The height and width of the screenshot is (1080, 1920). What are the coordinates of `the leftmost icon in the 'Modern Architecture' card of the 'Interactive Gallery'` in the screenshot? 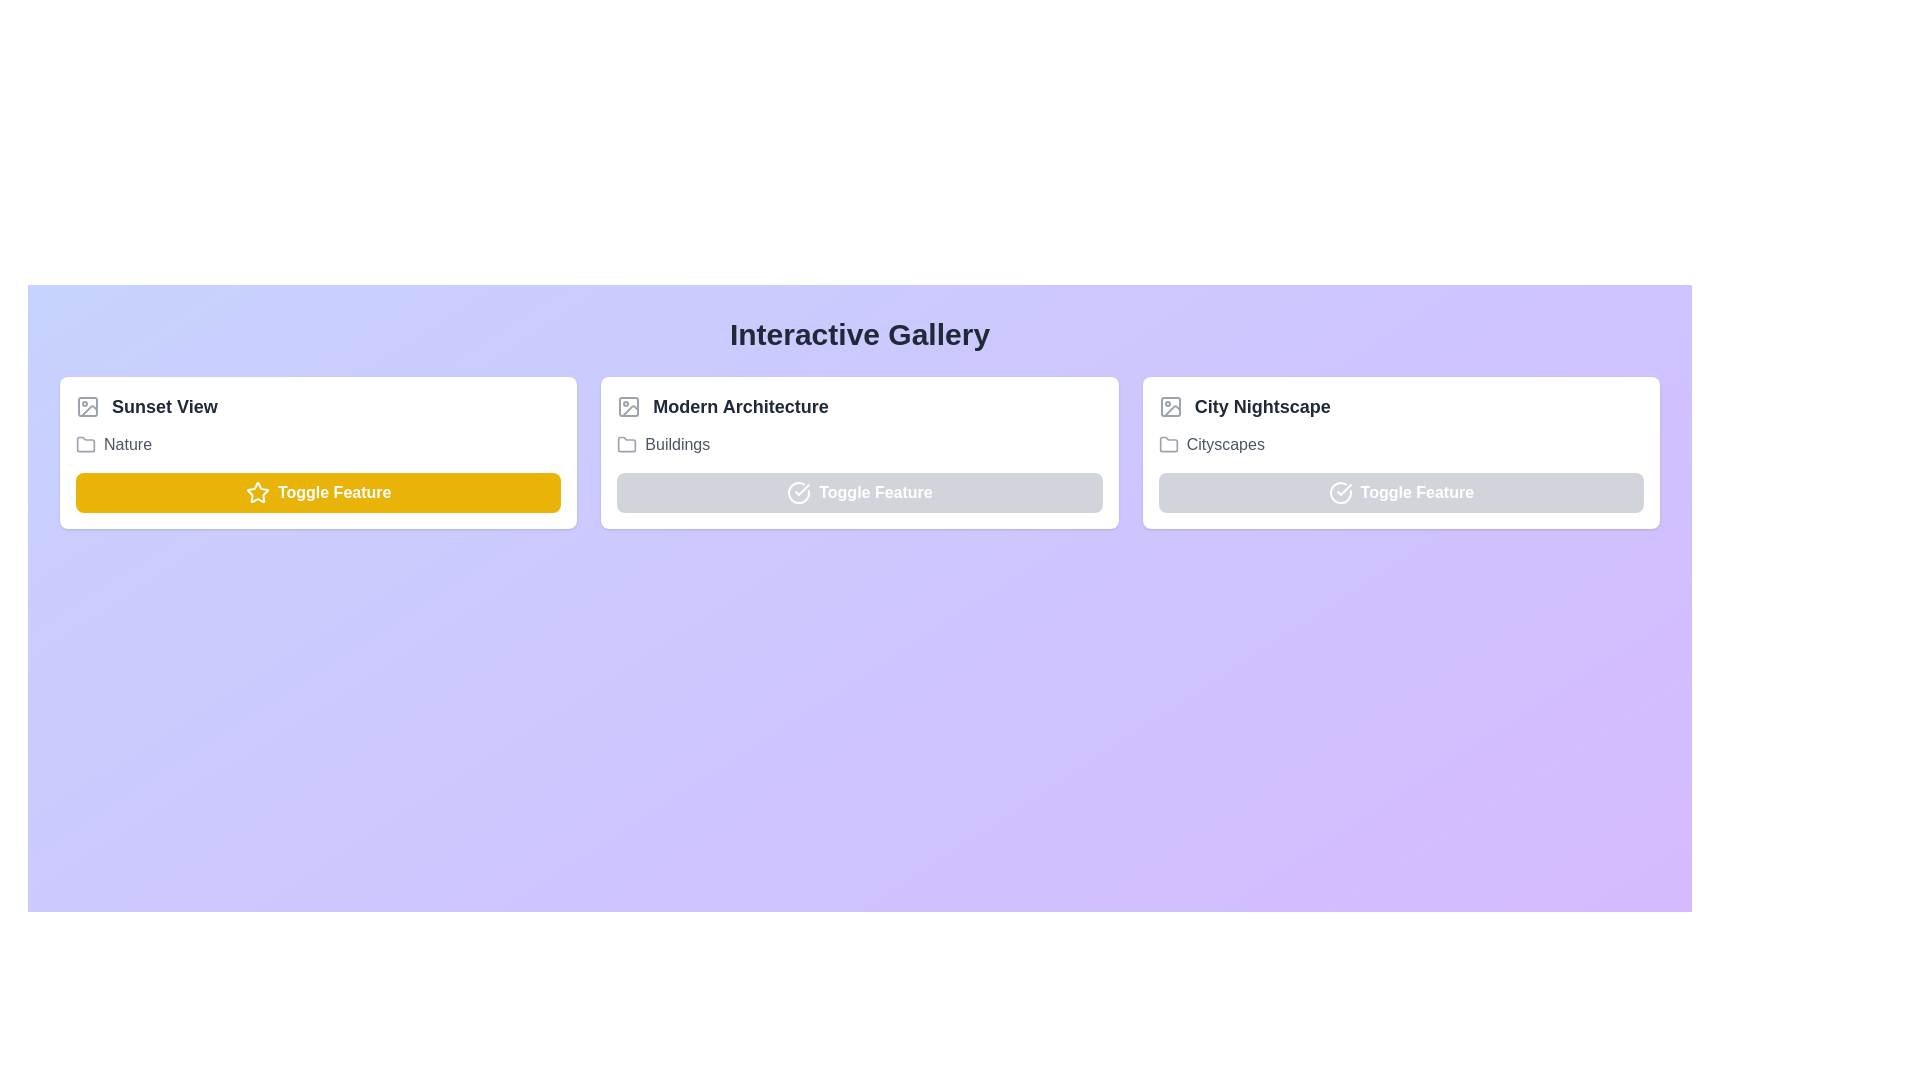 It's located at (798, 493).